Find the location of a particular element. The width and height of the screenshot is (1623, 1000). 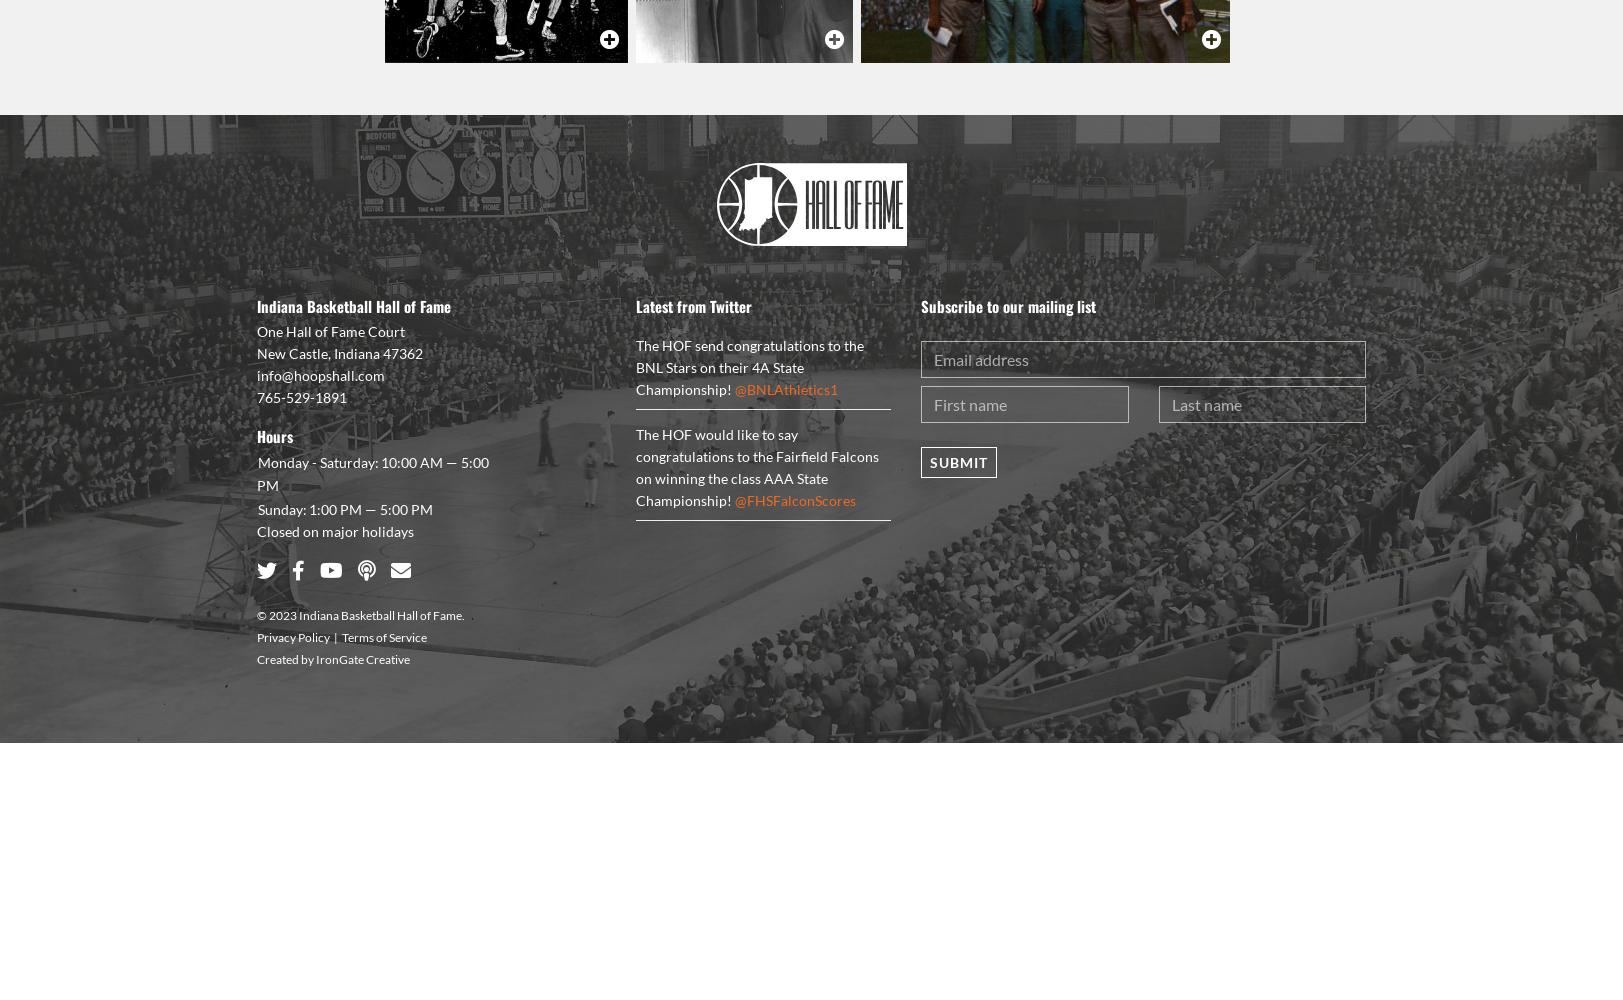

'@BNLAthletics1' is located at coordinates (786, 388).